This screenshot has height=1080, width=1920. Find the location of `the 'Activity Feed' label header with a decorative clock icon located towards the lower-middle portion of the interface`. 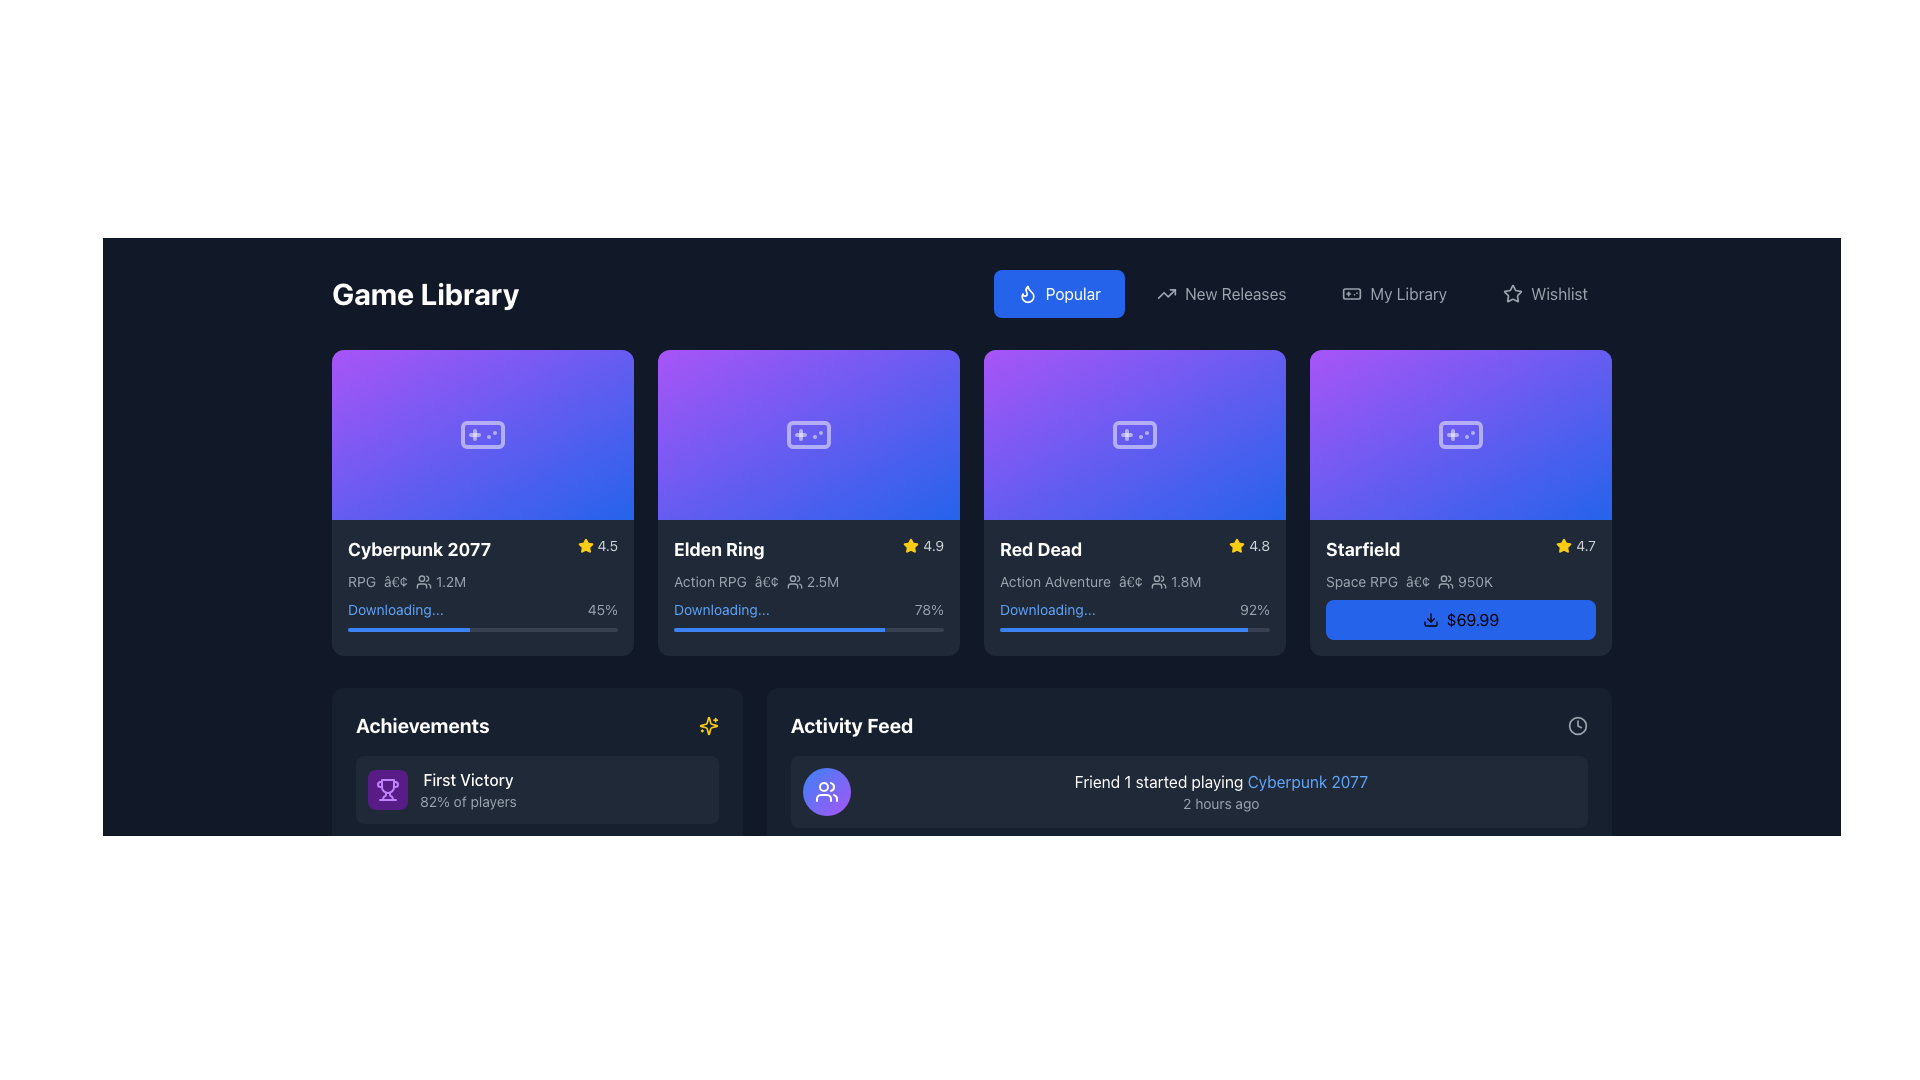

the 'Activity Feed' label header with a decorative clock icon located towards the lower-middle portion of the interface is located at coordinates (1189, 725).